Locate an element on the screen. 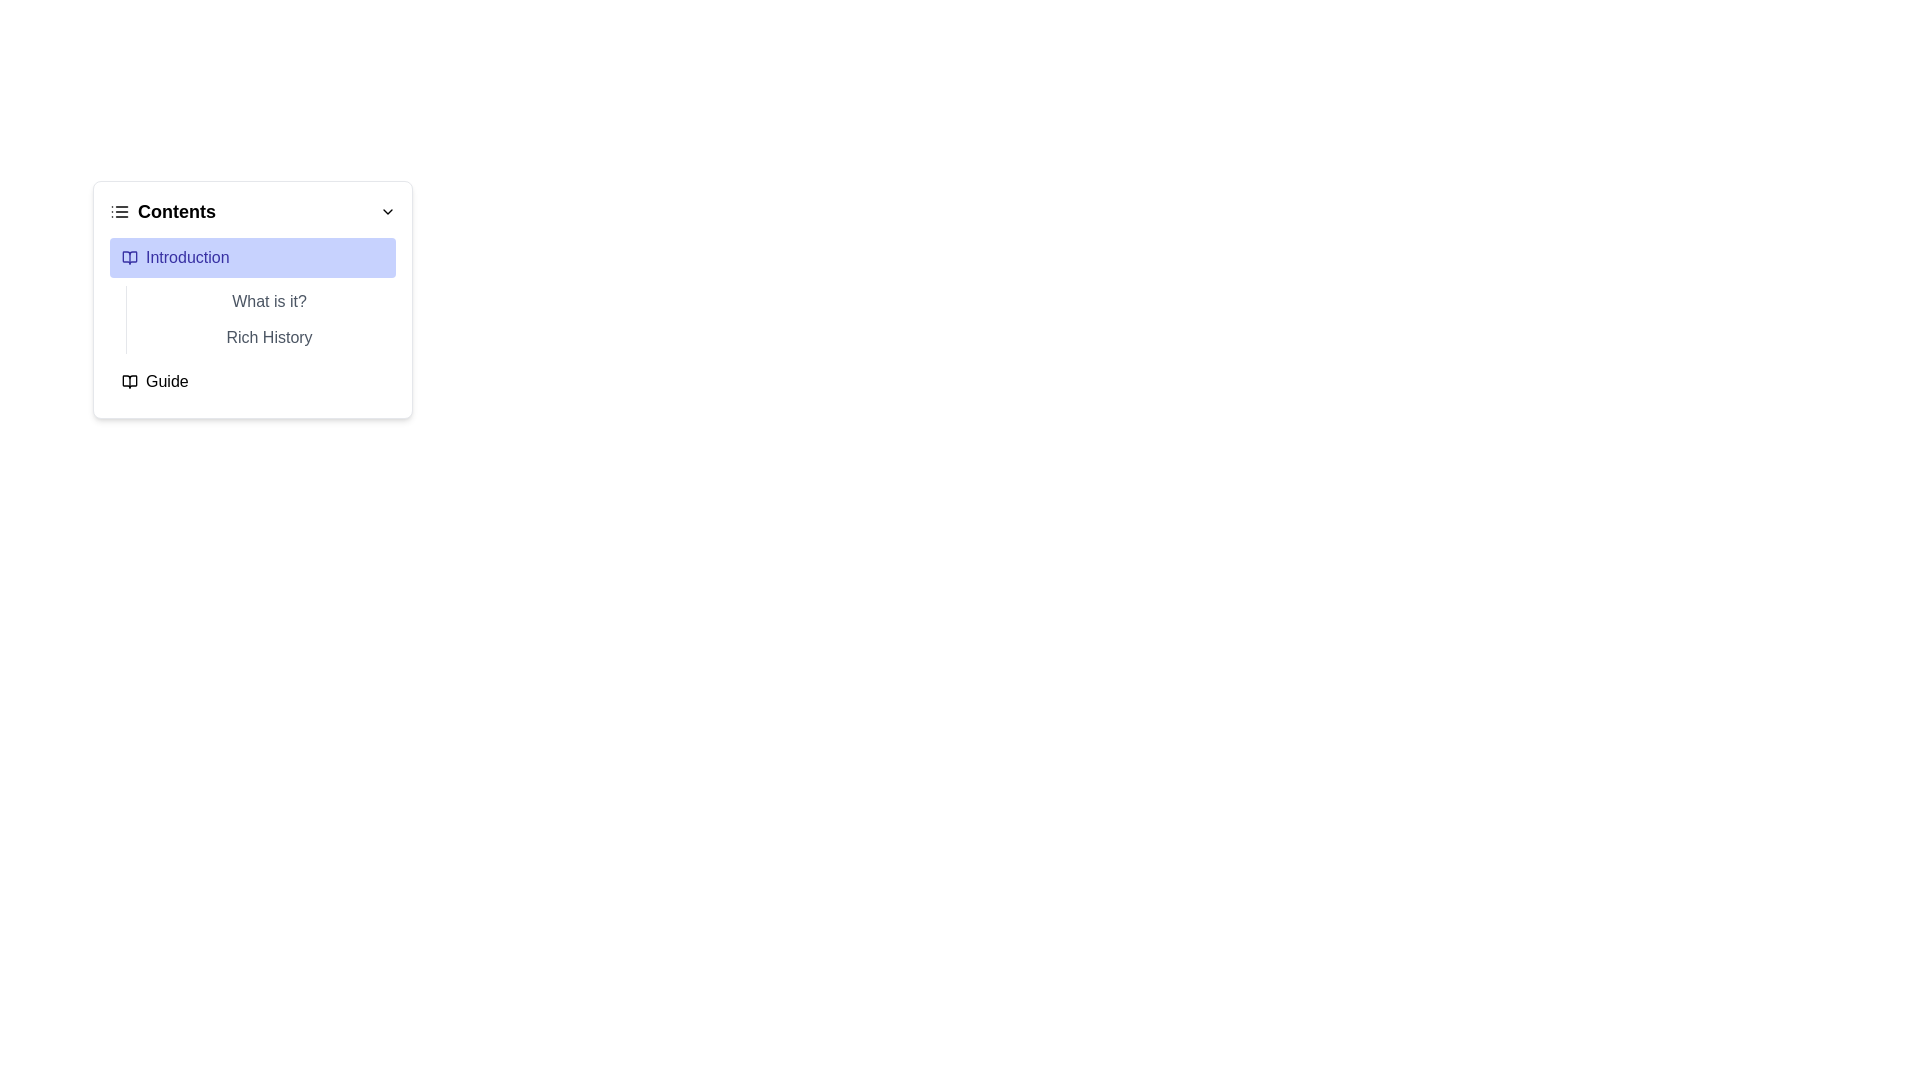 The height and width of the screenshot is (1080, 1920). the open book icon styled with modern line-art design, located to the left of the 'Introduction' text in the vertical menu is located at coordinates (128, 257).